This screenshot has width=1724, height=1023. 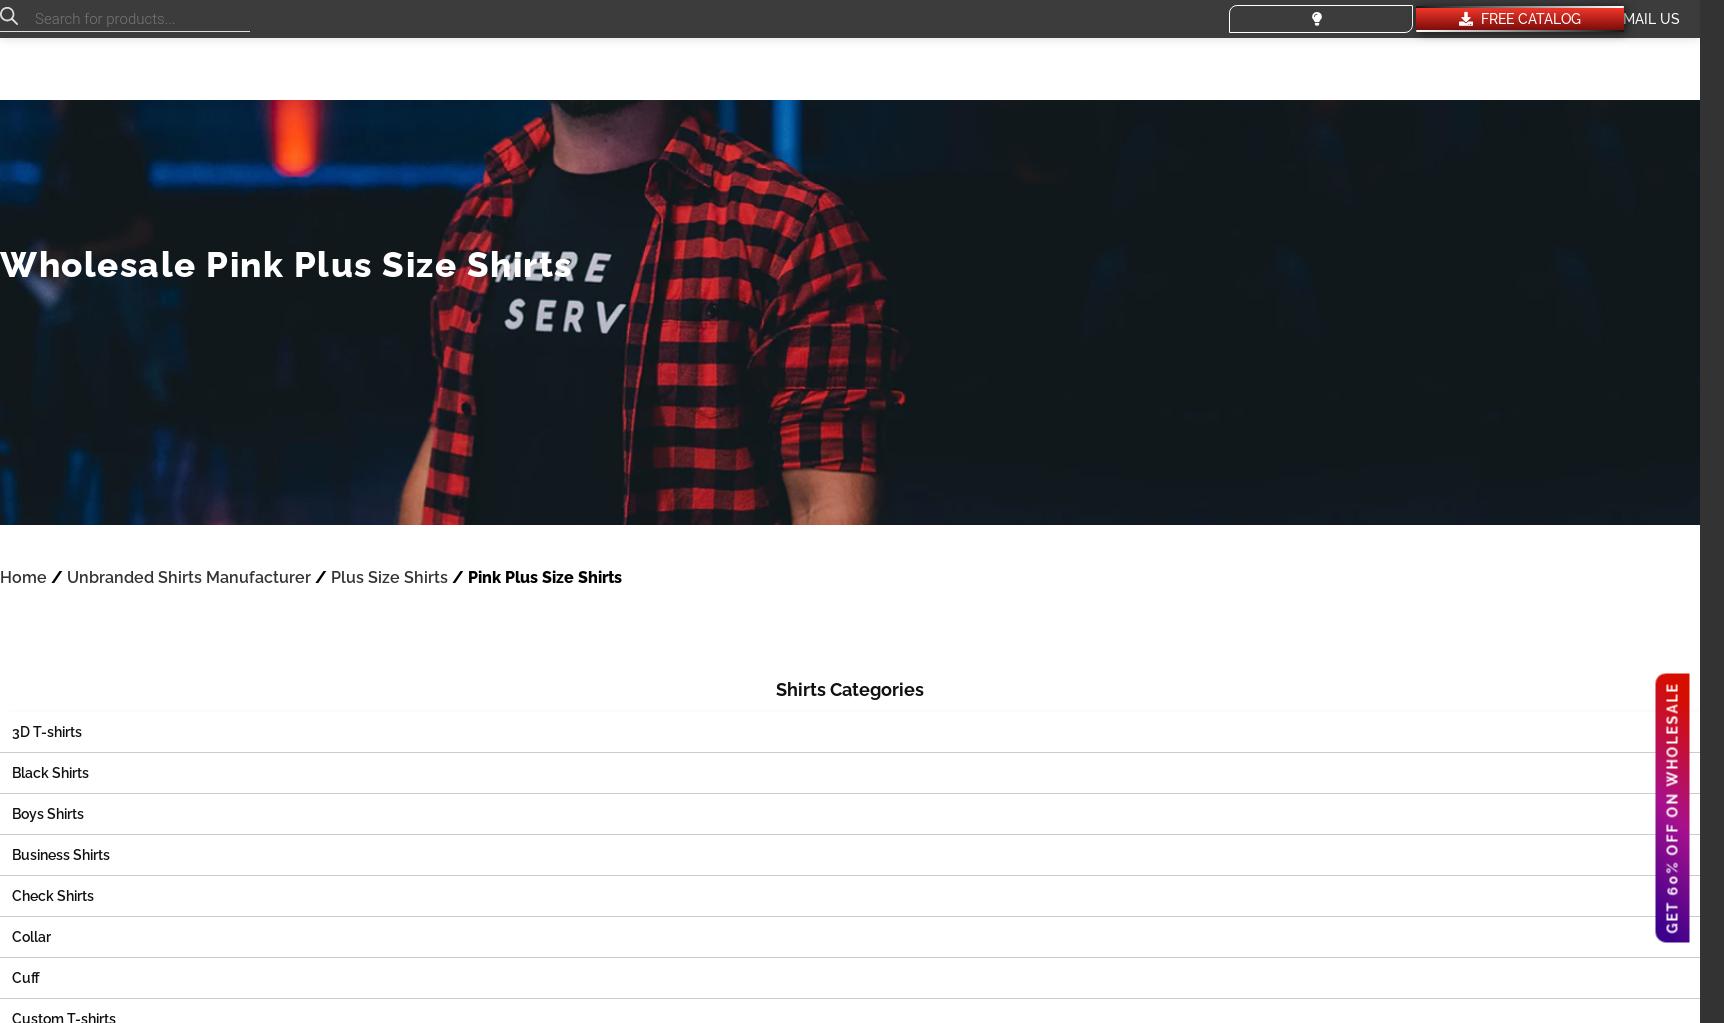 What do you see at coordinates (47, 731) in the screenshot?
I see `'3D T-shirts'` at bounding box center [47, 731].